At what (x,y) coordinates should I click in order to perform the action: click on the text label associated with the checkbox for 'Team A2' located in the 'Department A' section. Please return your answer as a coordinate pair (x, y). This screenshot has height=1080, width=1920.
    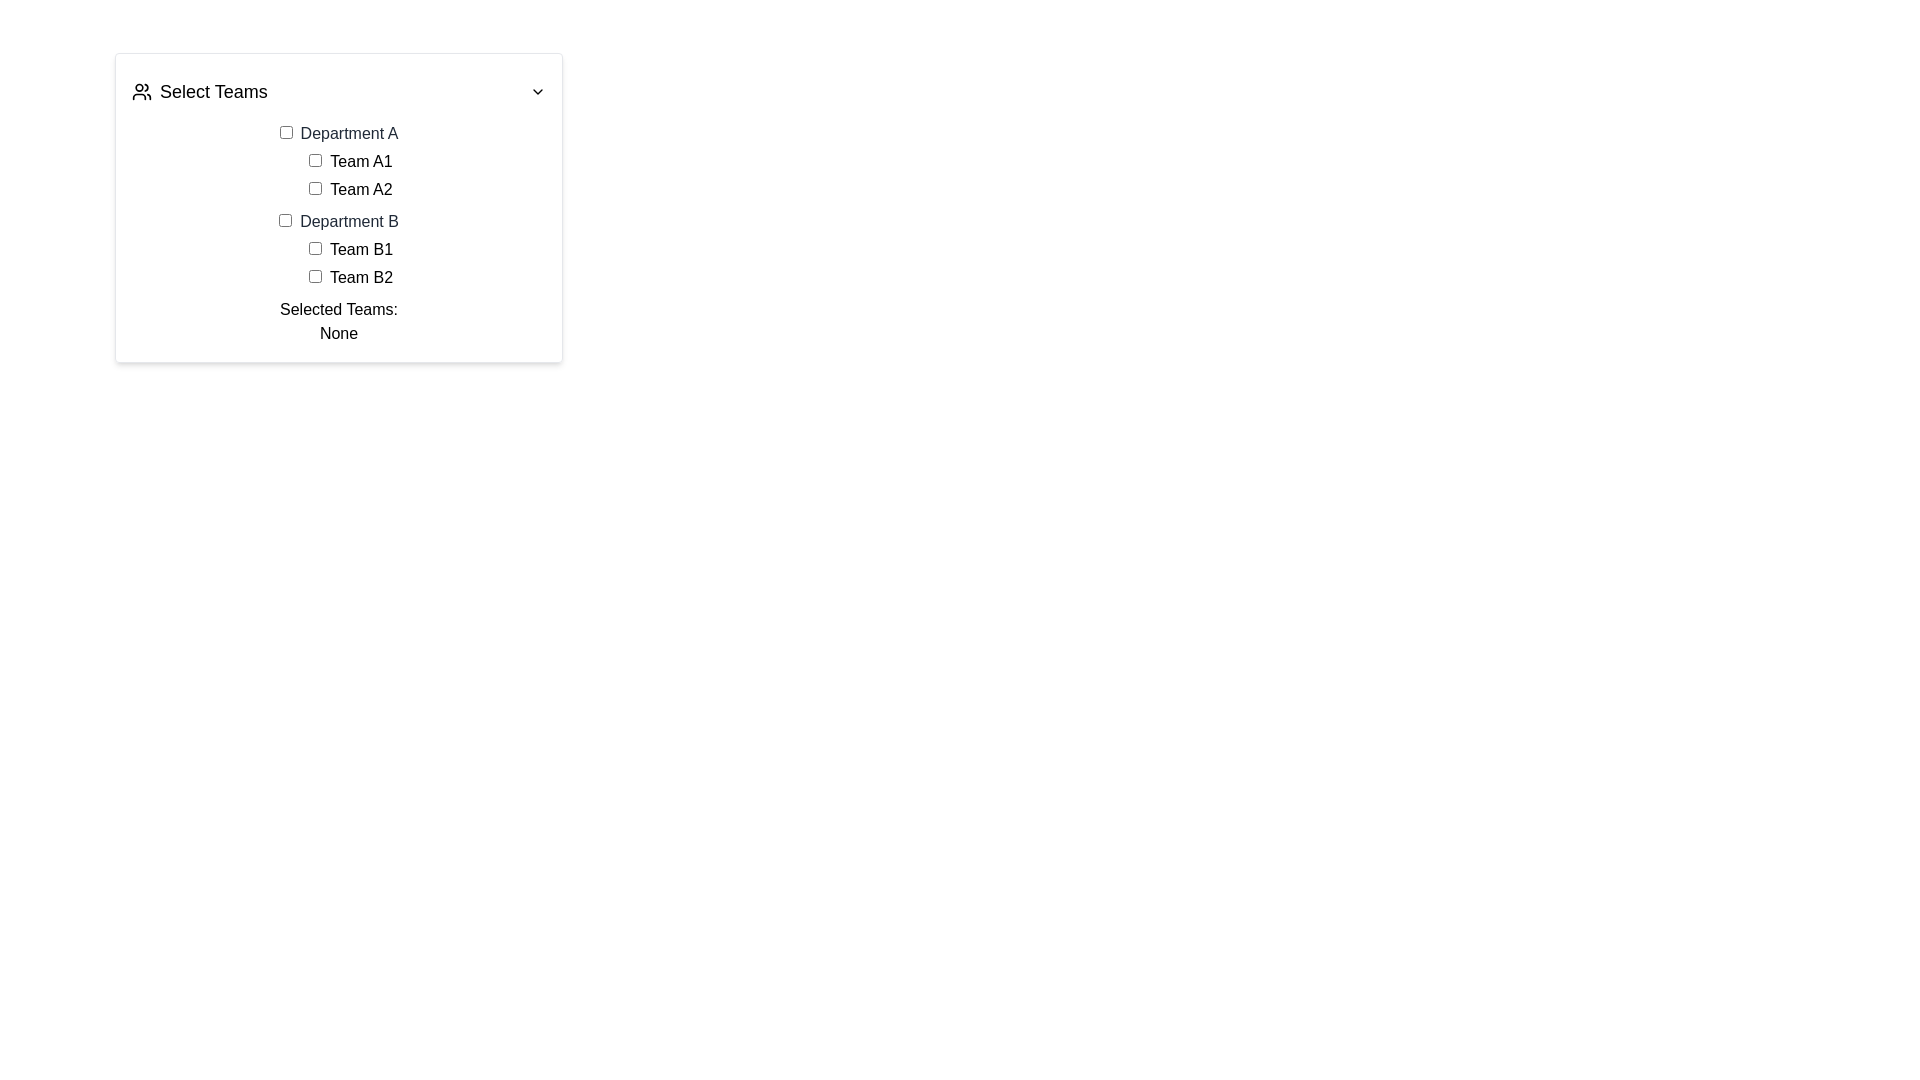
    Looking at the image, I should click on (361, 189).